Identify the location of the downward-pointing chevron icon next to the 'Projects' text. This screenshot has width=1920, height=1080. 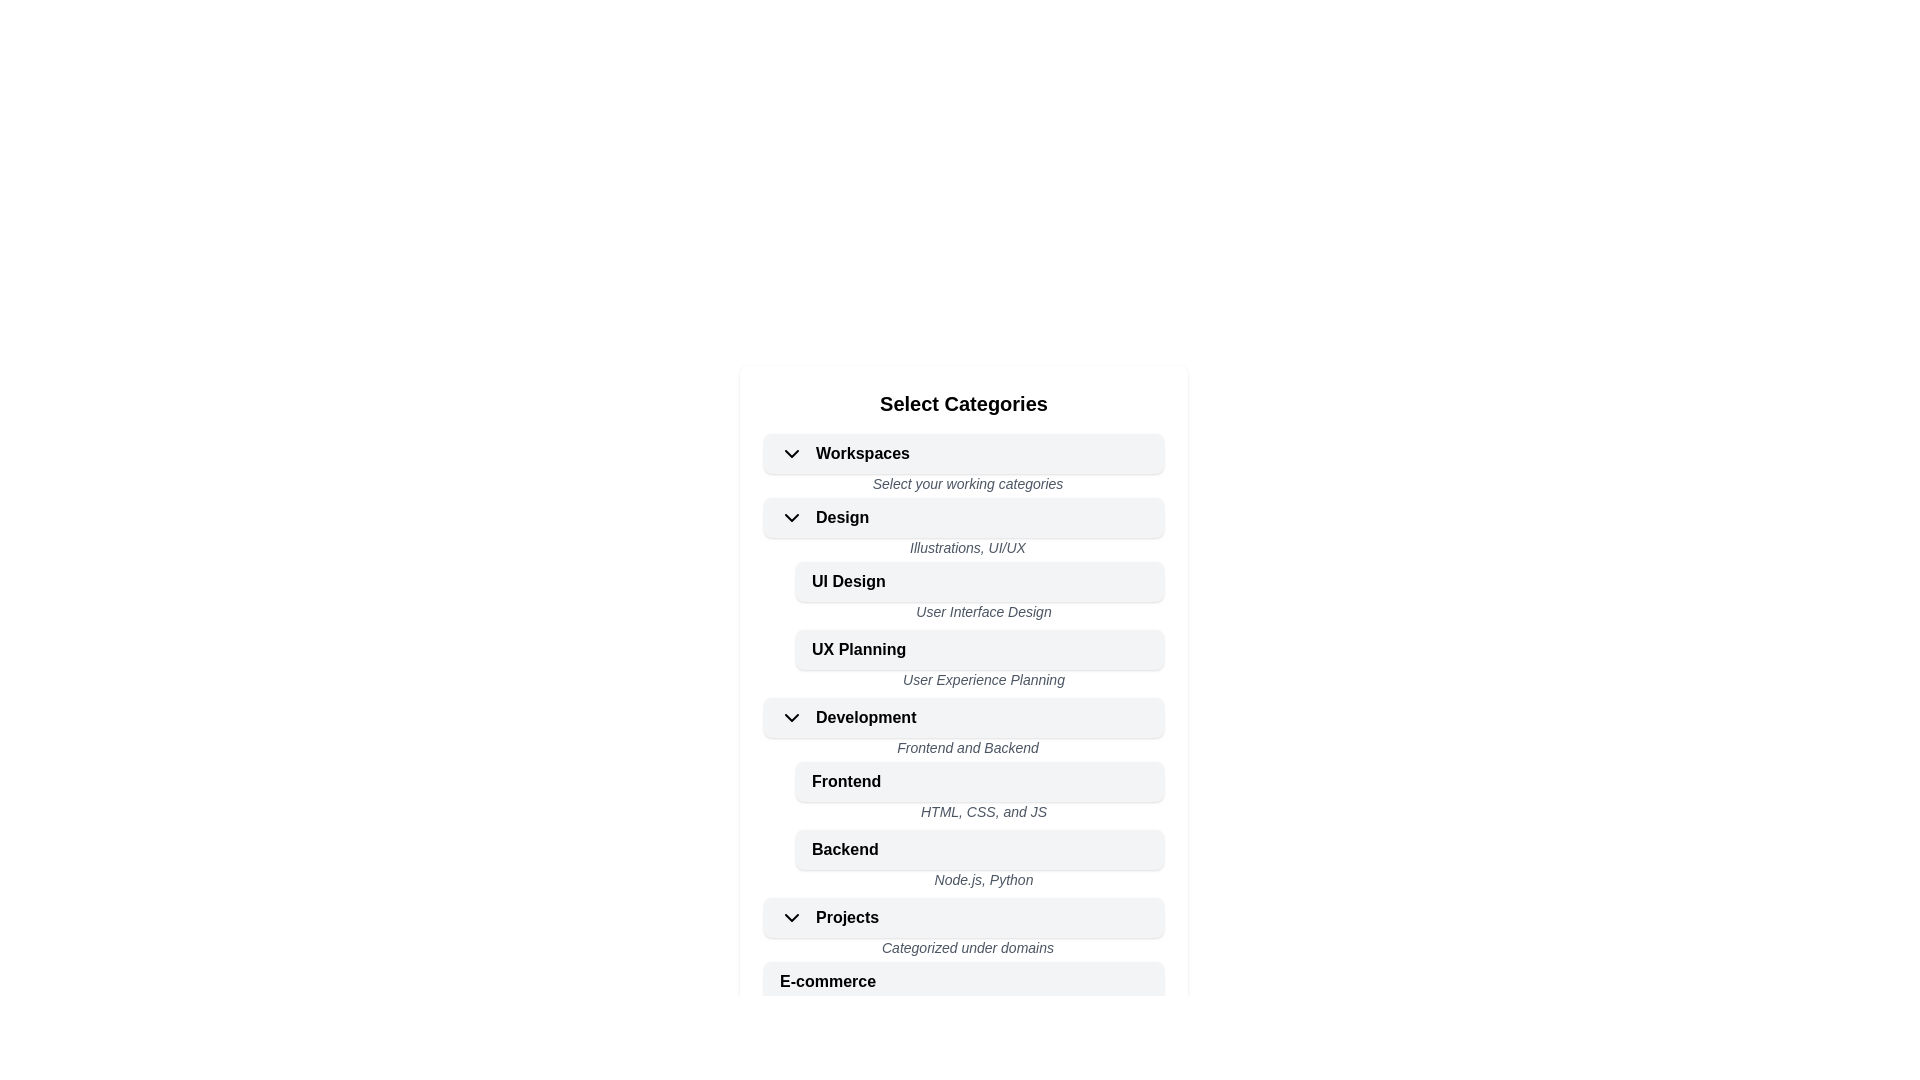
(796, 918).